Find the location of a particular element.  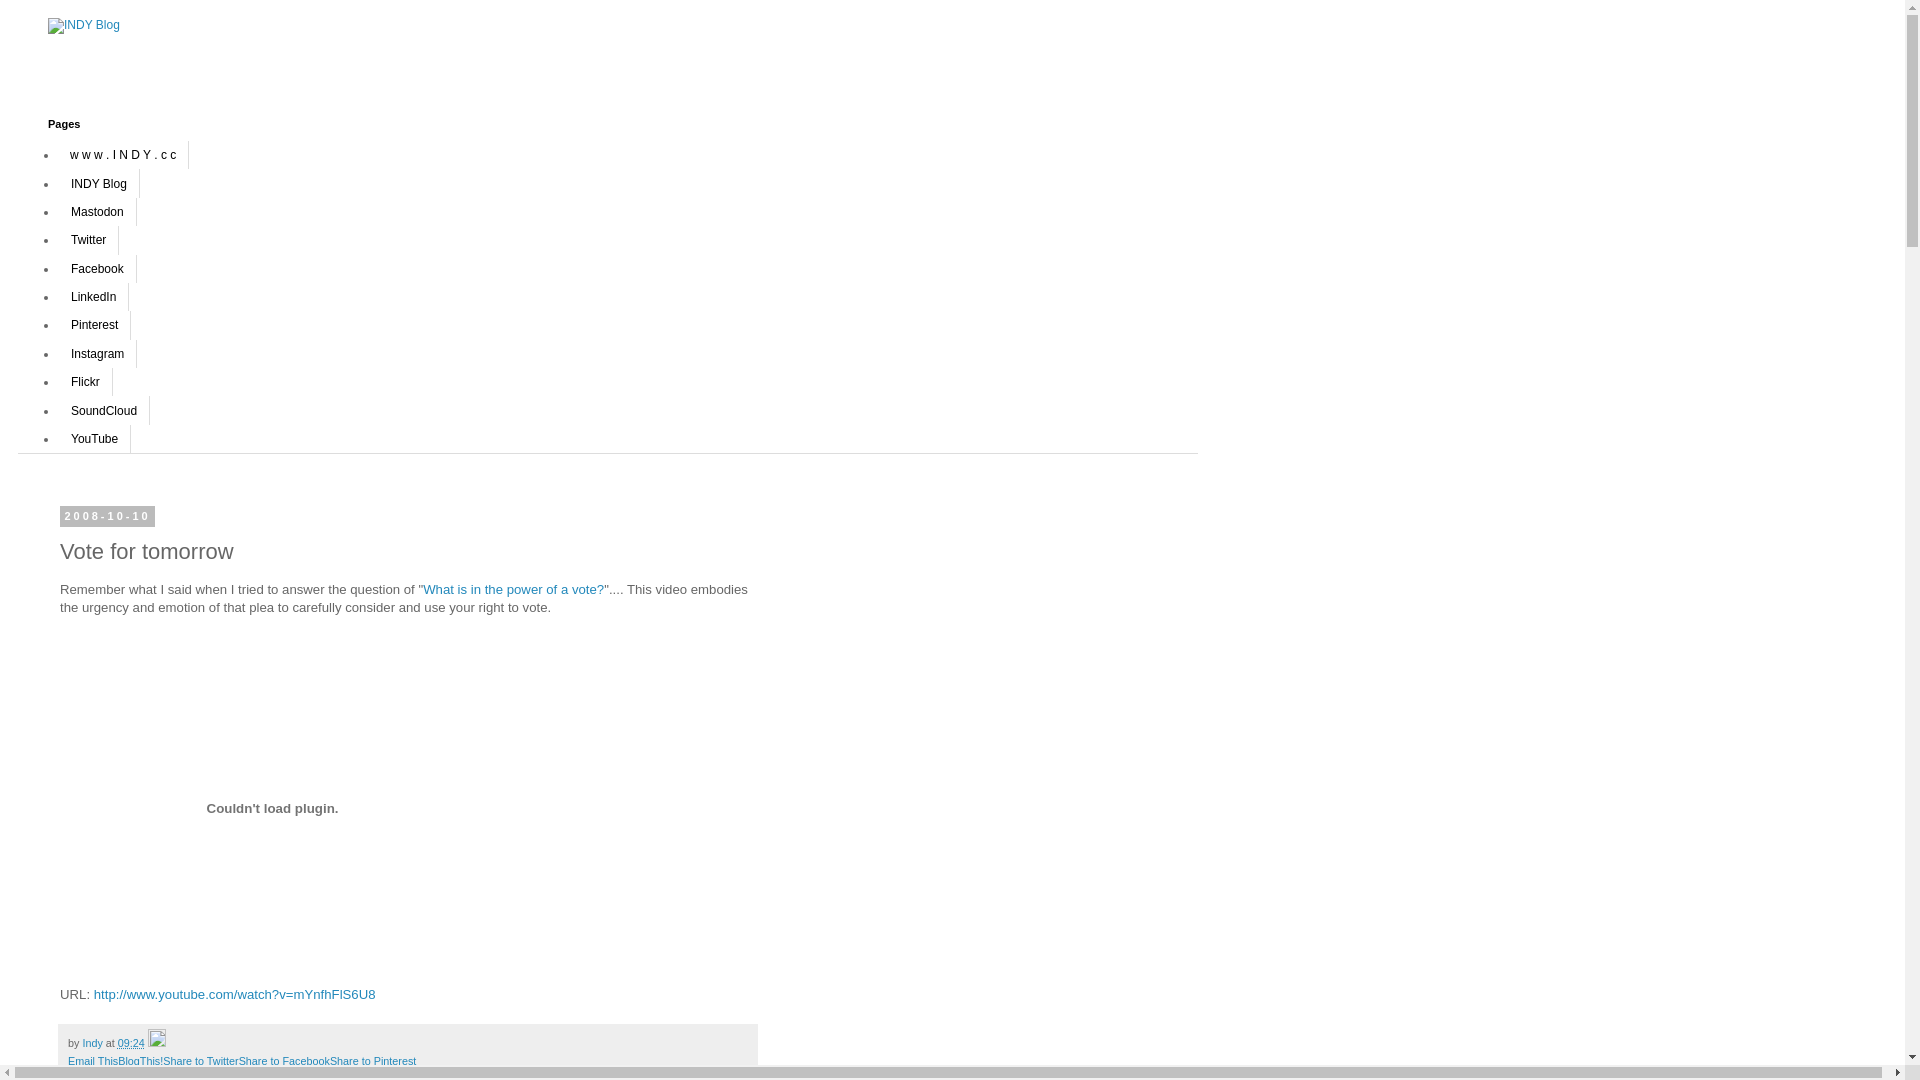

'SoundCloud' is located at coordinates (57, 408).